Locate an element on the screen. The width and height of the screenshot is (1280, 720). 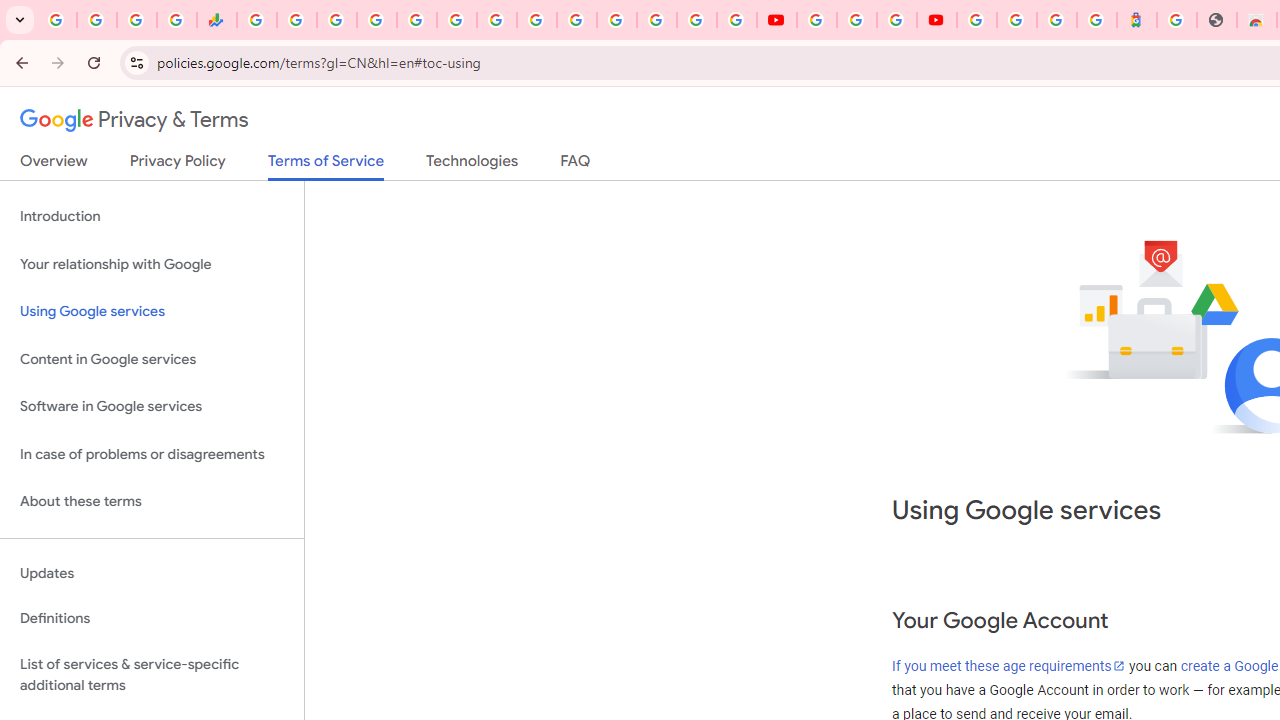
'About these terms' is located at coordinates (151, 501).